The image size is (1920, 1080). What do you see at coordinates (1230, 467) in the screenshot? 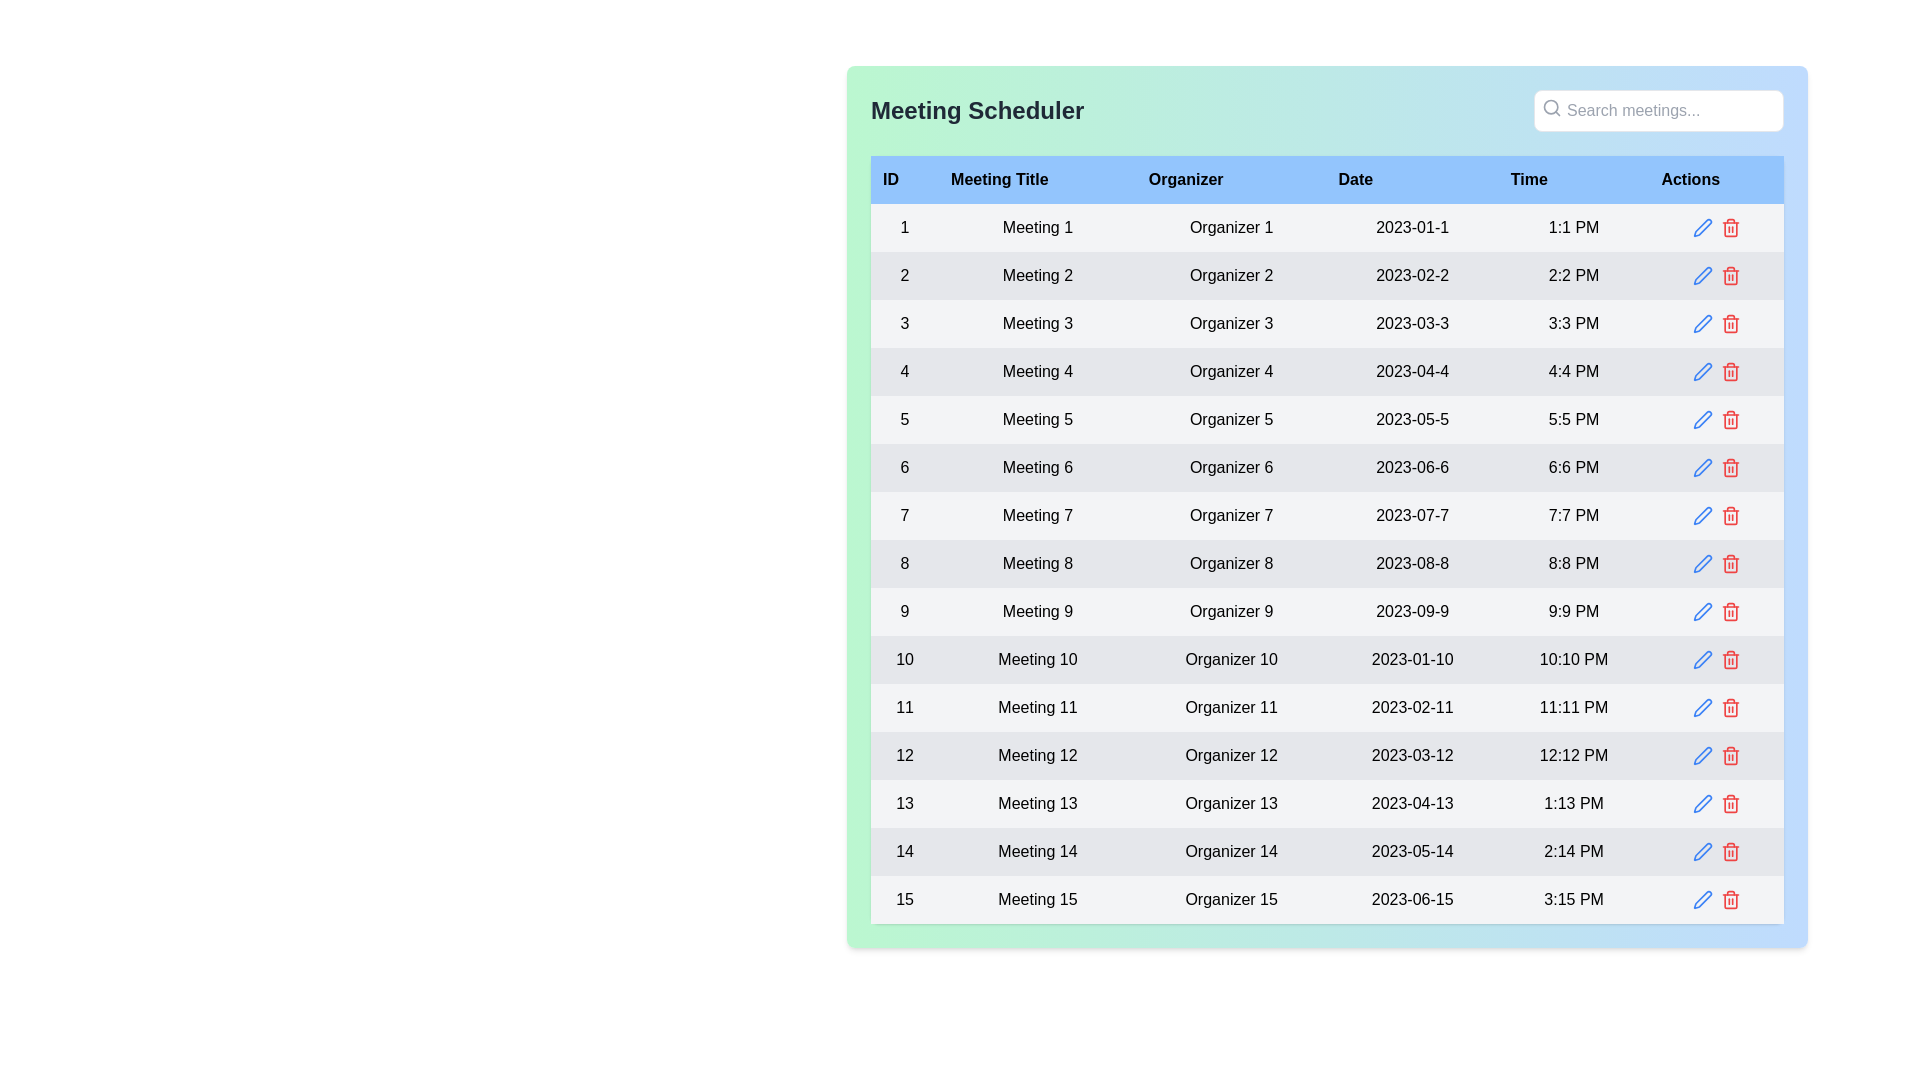
I see `text displayed within the Organizer cell of the sixth meeting entry in the data table, located in the third column of the sixth row` at bounding box center [1230, 467].